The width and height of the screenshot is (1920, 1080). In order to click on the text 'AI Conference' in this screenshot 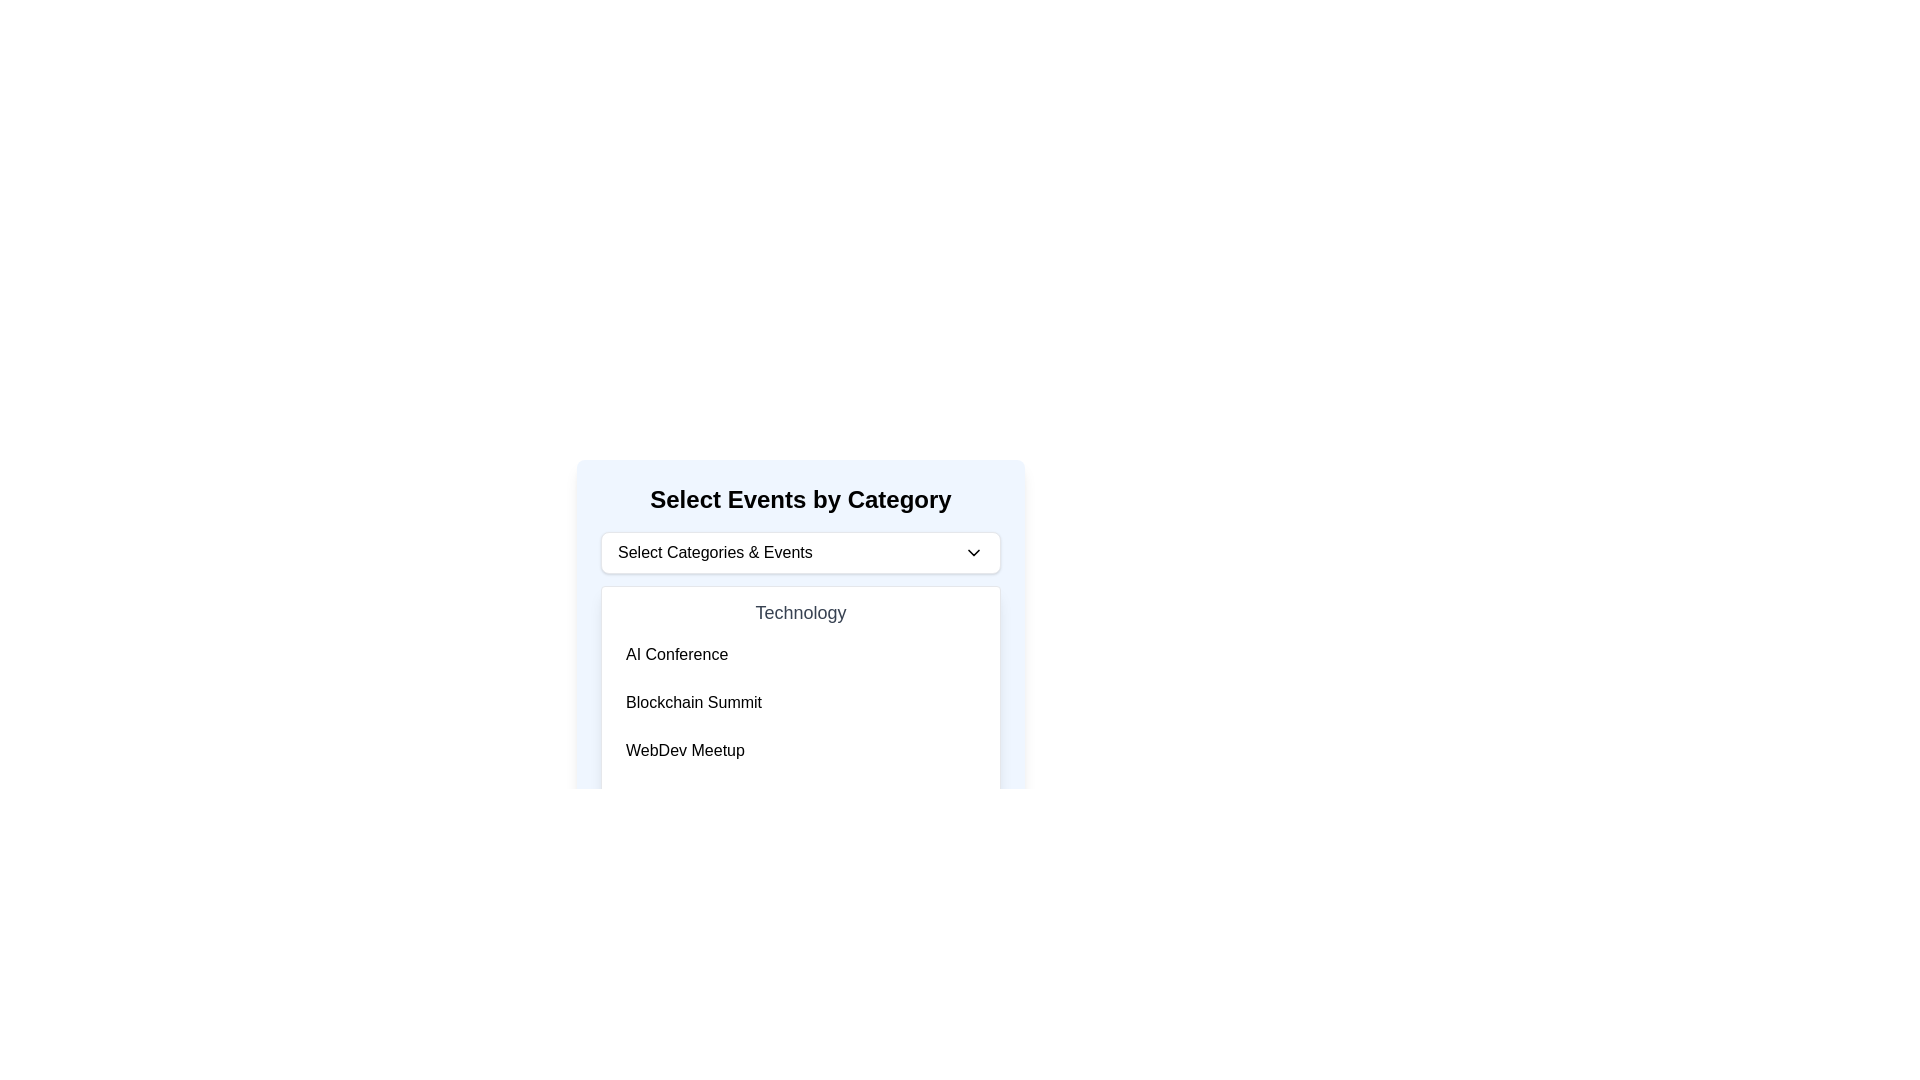, I will do `click(677, 655)`.